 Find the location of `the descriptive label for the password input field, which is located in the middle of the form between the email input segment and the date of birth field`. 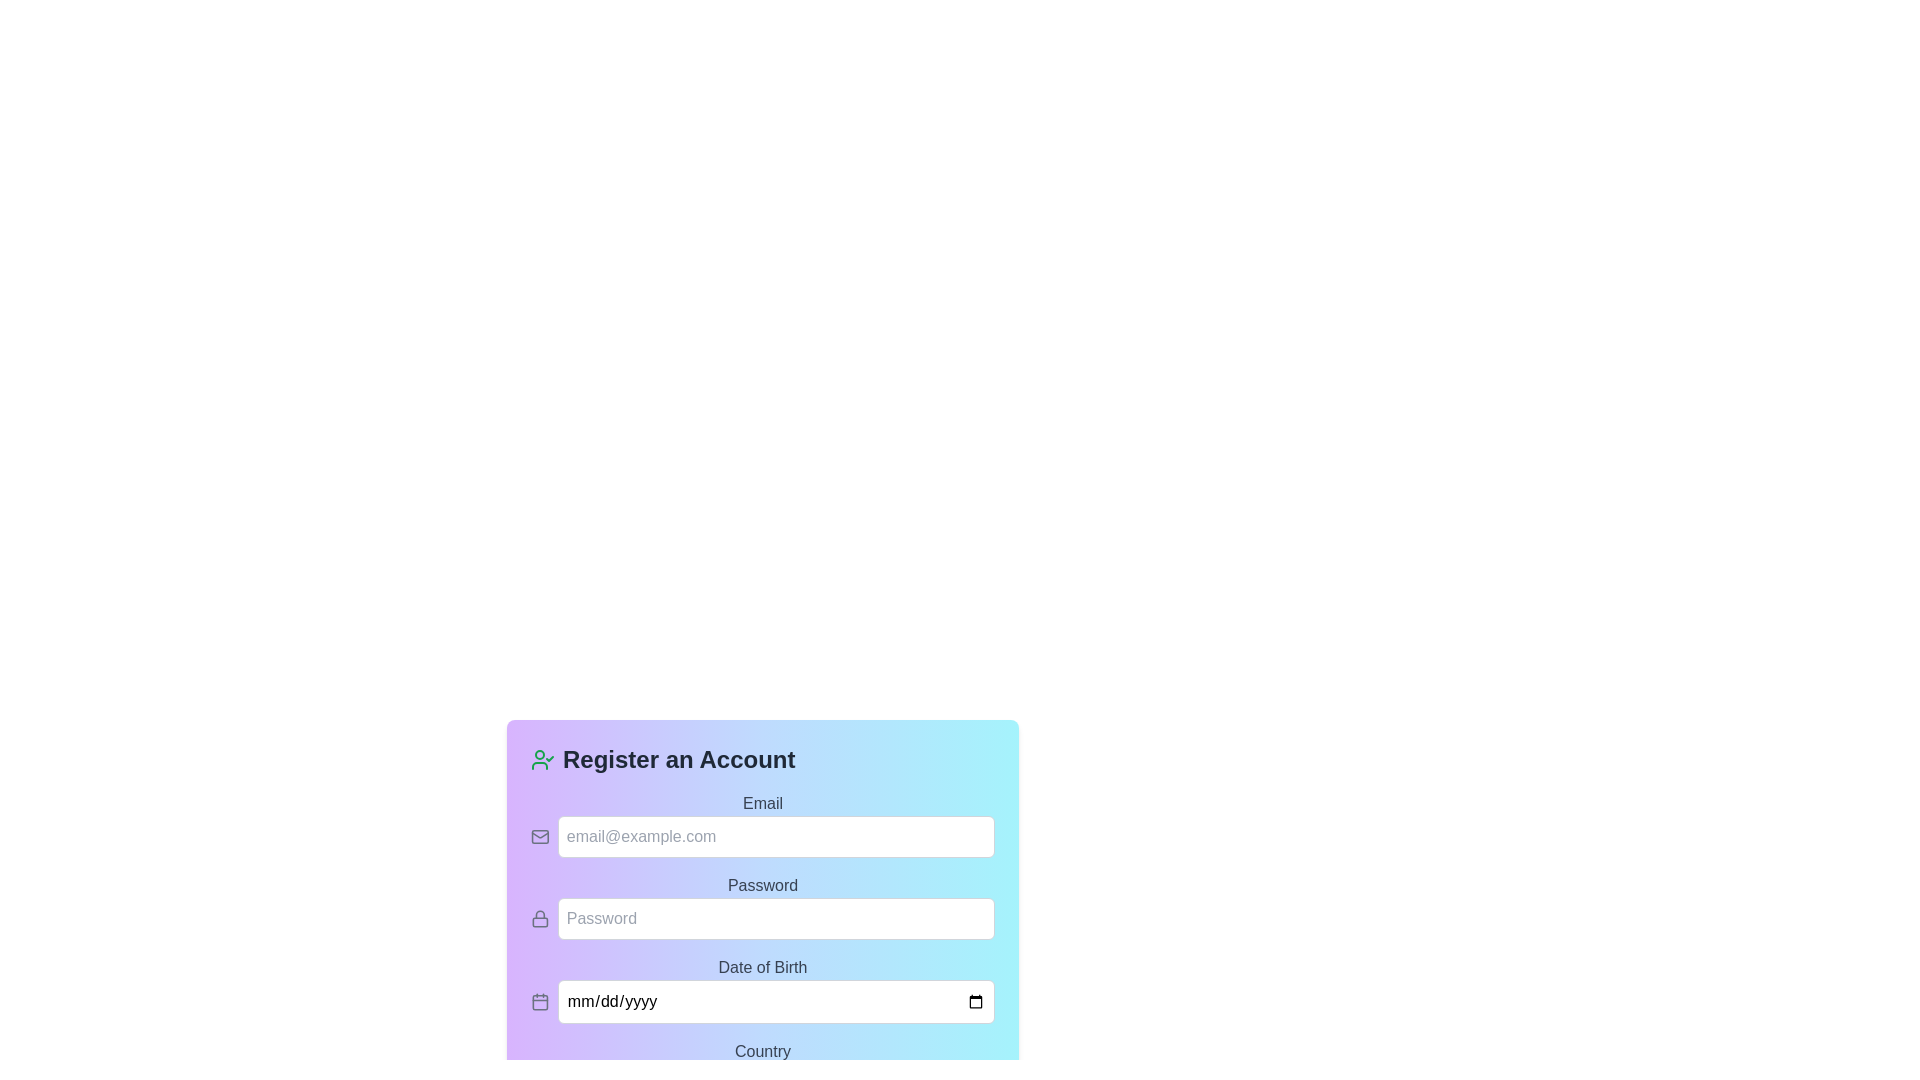

the descriptive label for the password input field, which is located in the middle of the form between the email input segment and the date of birth field is located at coordinates (762, 885).